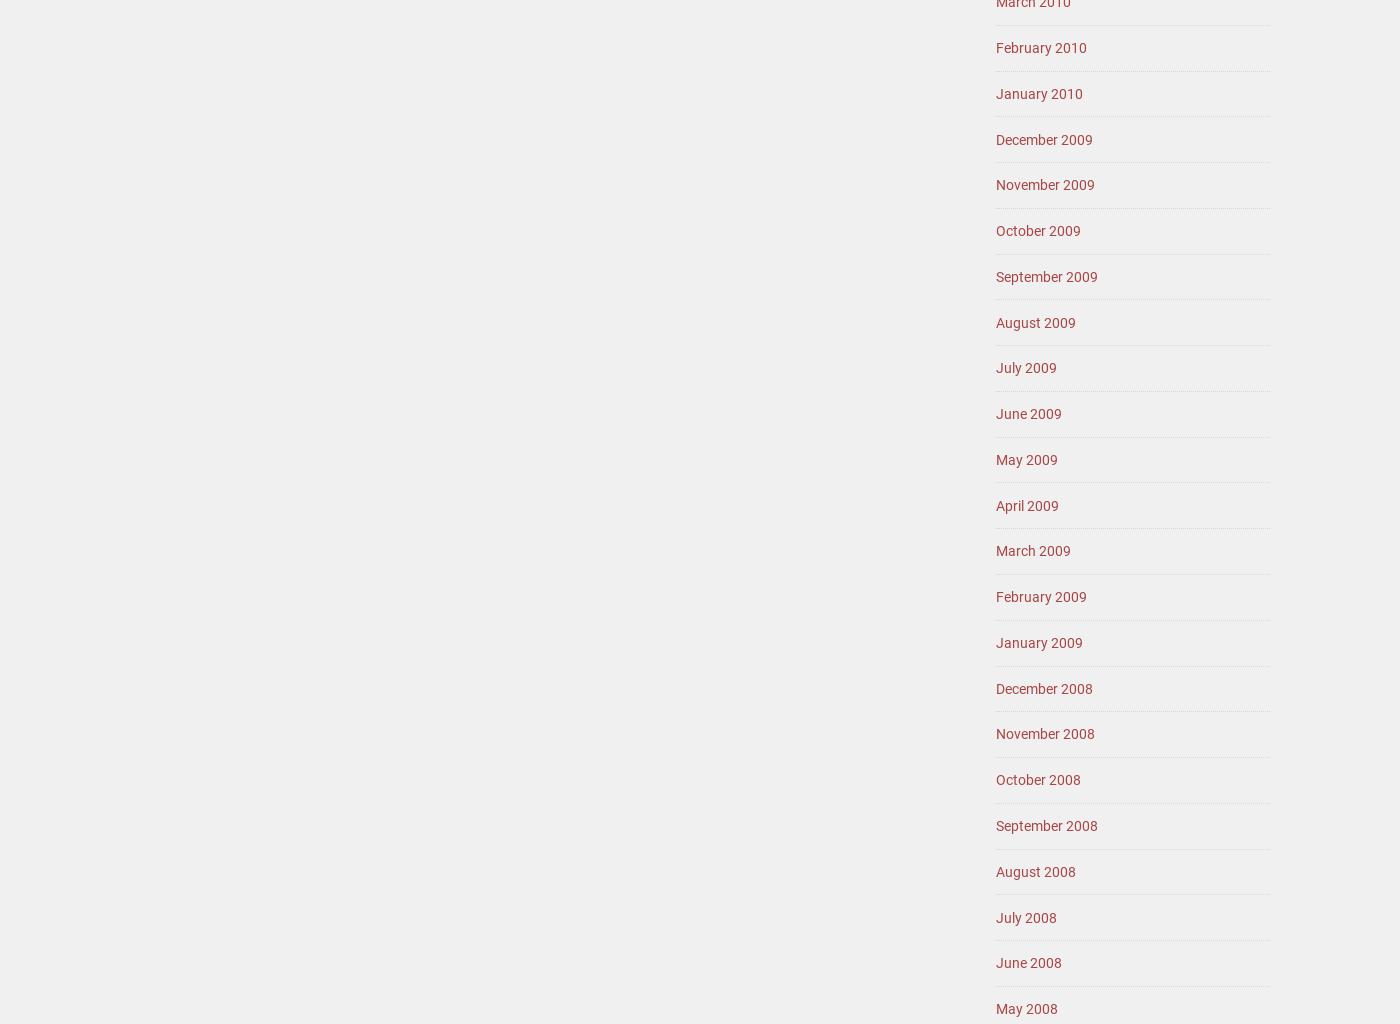  Describe the element at coordinates (995, 551) in the screenshot. I see `'March 2009'` at that location.